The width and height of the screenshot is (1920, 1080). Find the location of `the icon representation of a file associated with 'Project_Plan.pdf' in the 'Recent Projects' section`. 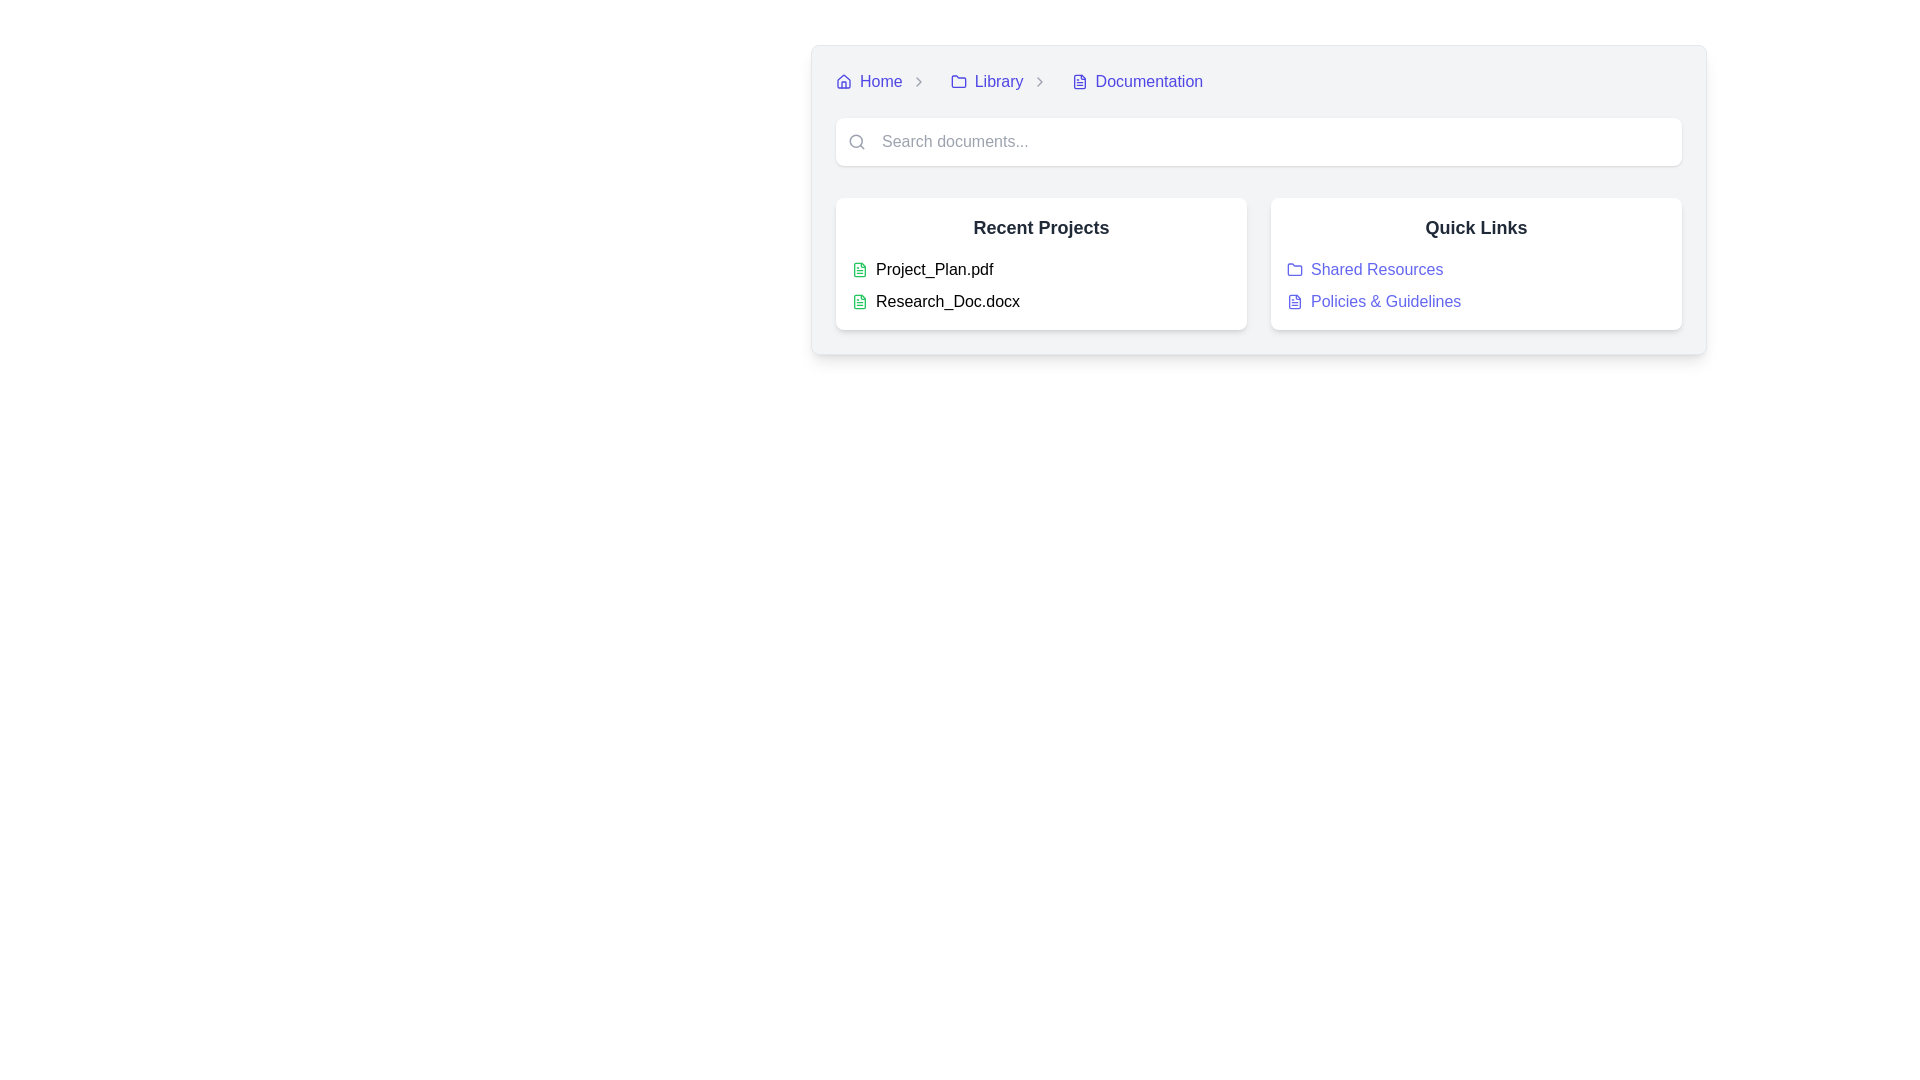

the icon representation of a file associated with 'Project_Plan.pdf' in the 'Recent Projects' section is located at coordinates (859, 270).